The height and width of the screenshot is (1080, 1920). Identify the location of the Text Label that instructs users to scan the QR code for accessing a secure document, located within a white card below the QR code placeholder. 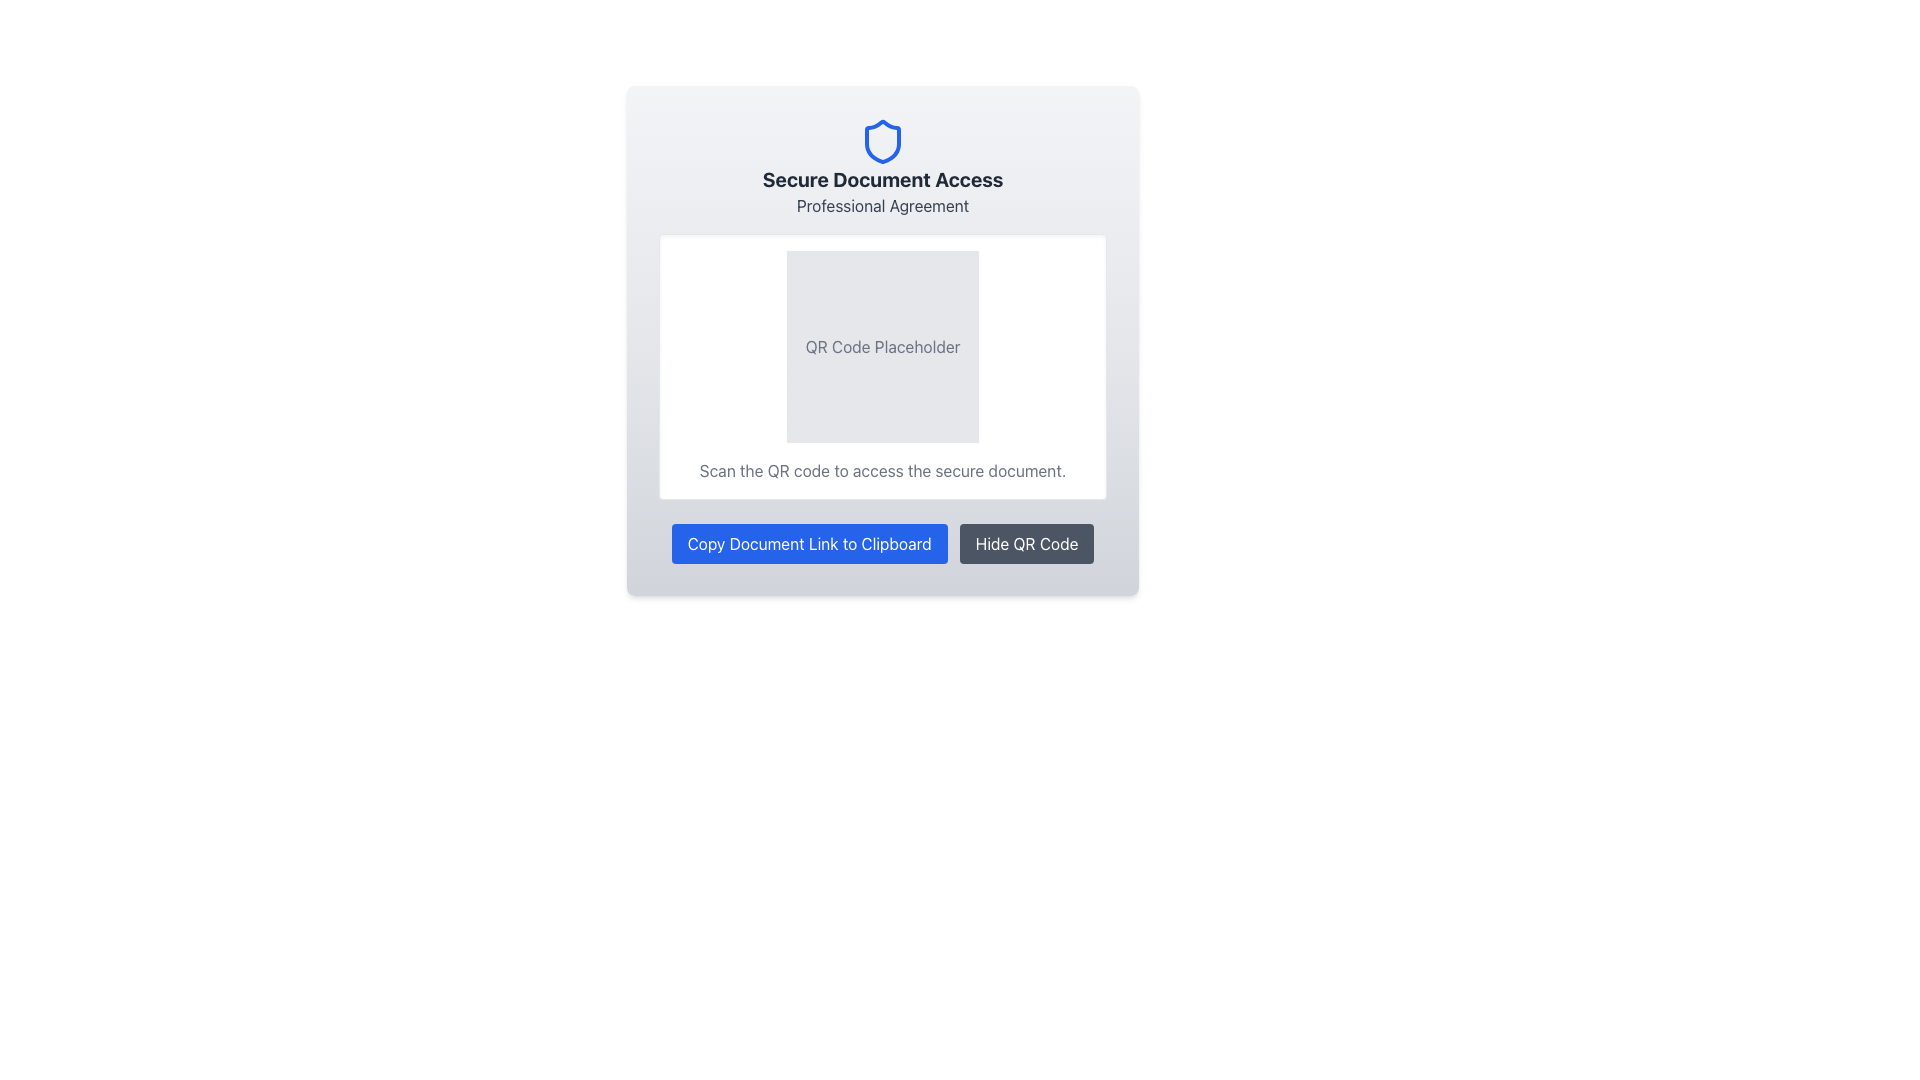
(882, 470).